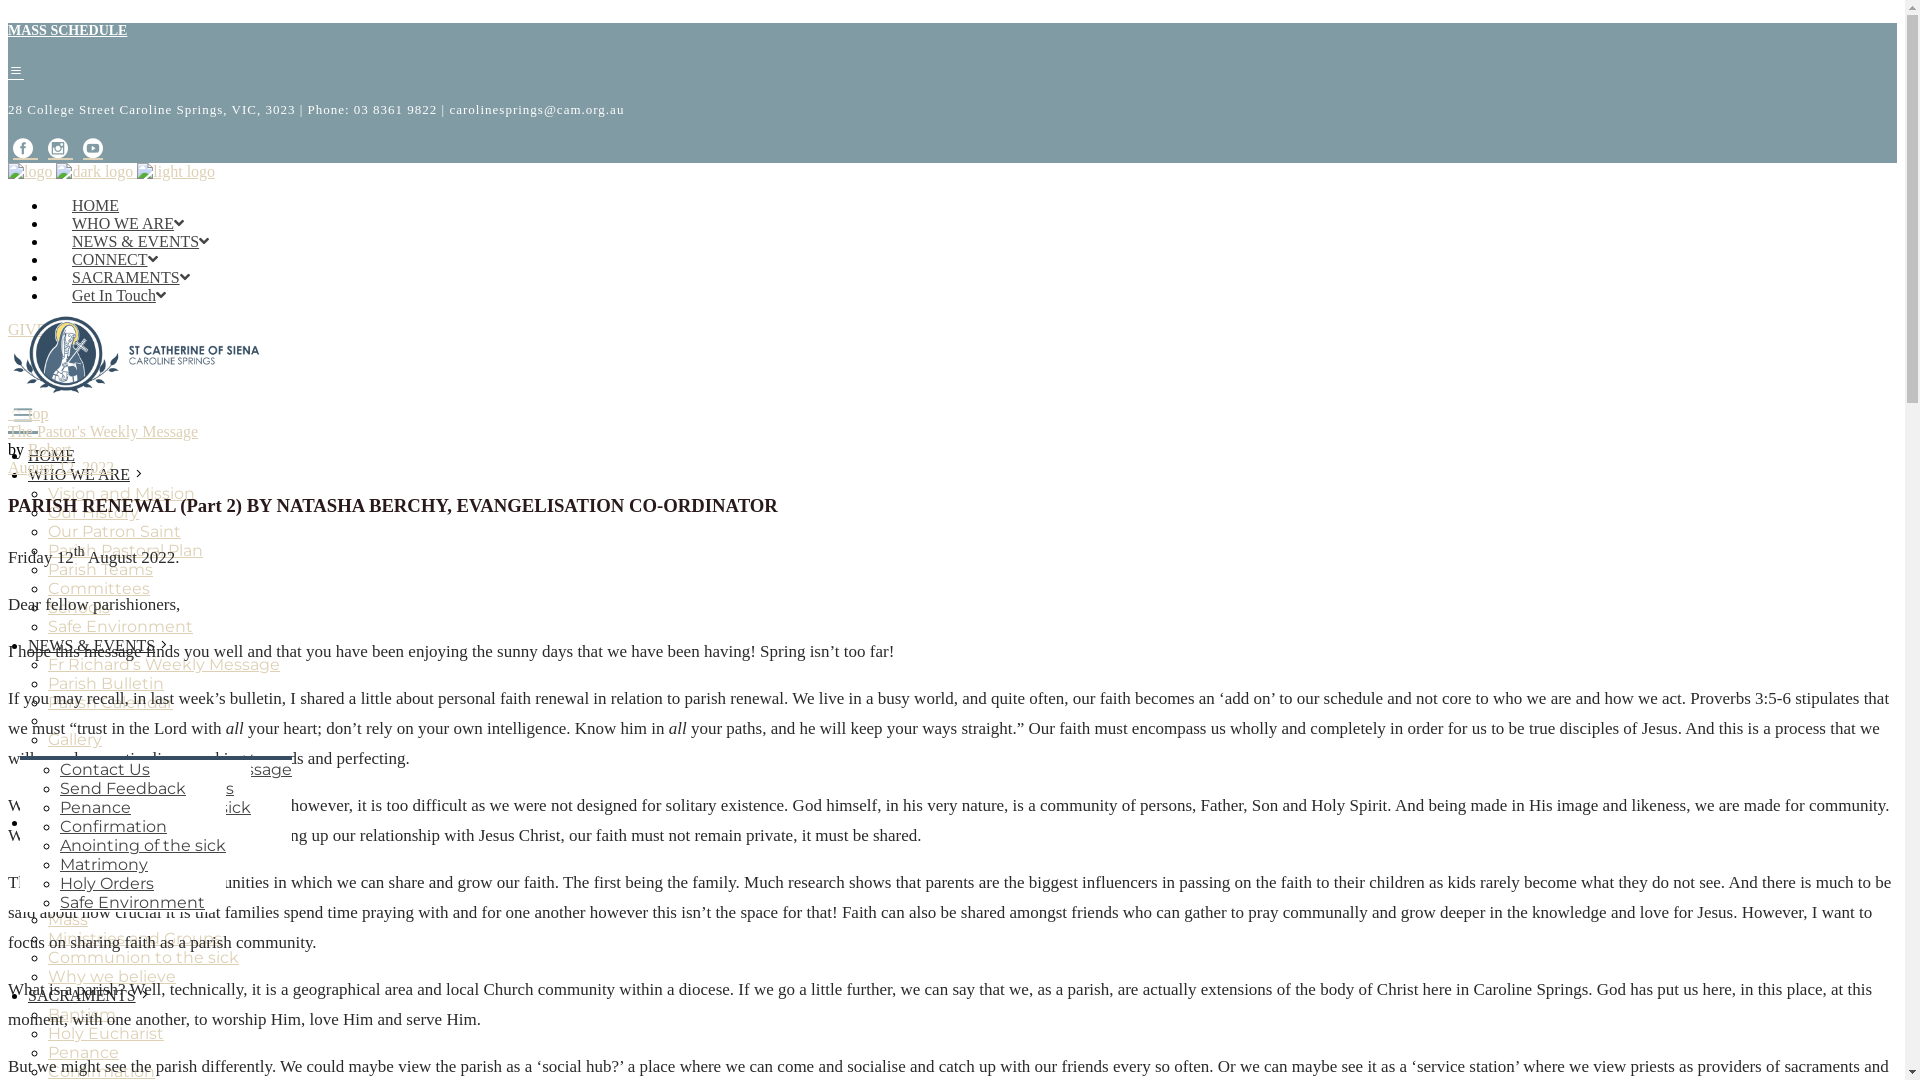 This screenshot has width=1920, height=1080. Describe the element at coordinates (59, 768) in the screenshot. I see `'Baptism'` at that location.